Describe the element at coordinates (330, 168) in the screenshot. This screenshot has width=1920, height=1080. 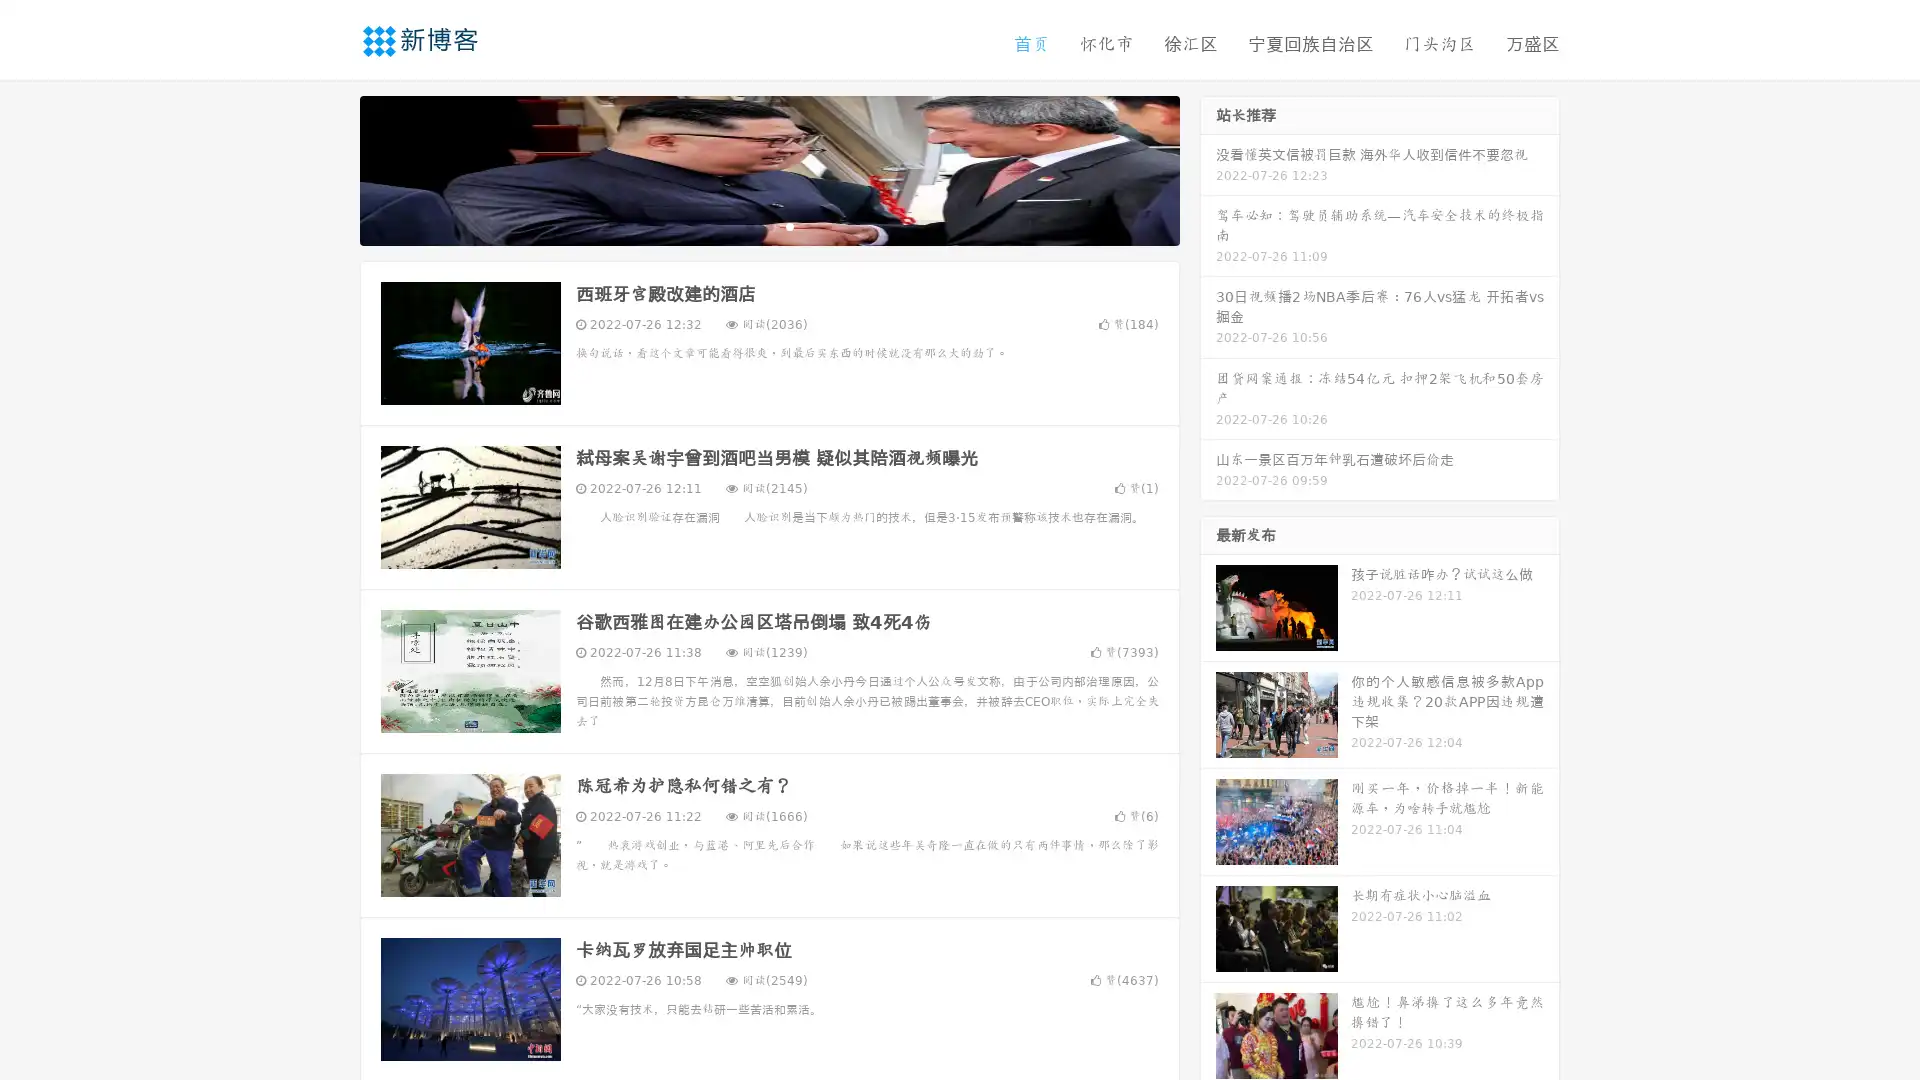
I see `Previous slide` at that location.